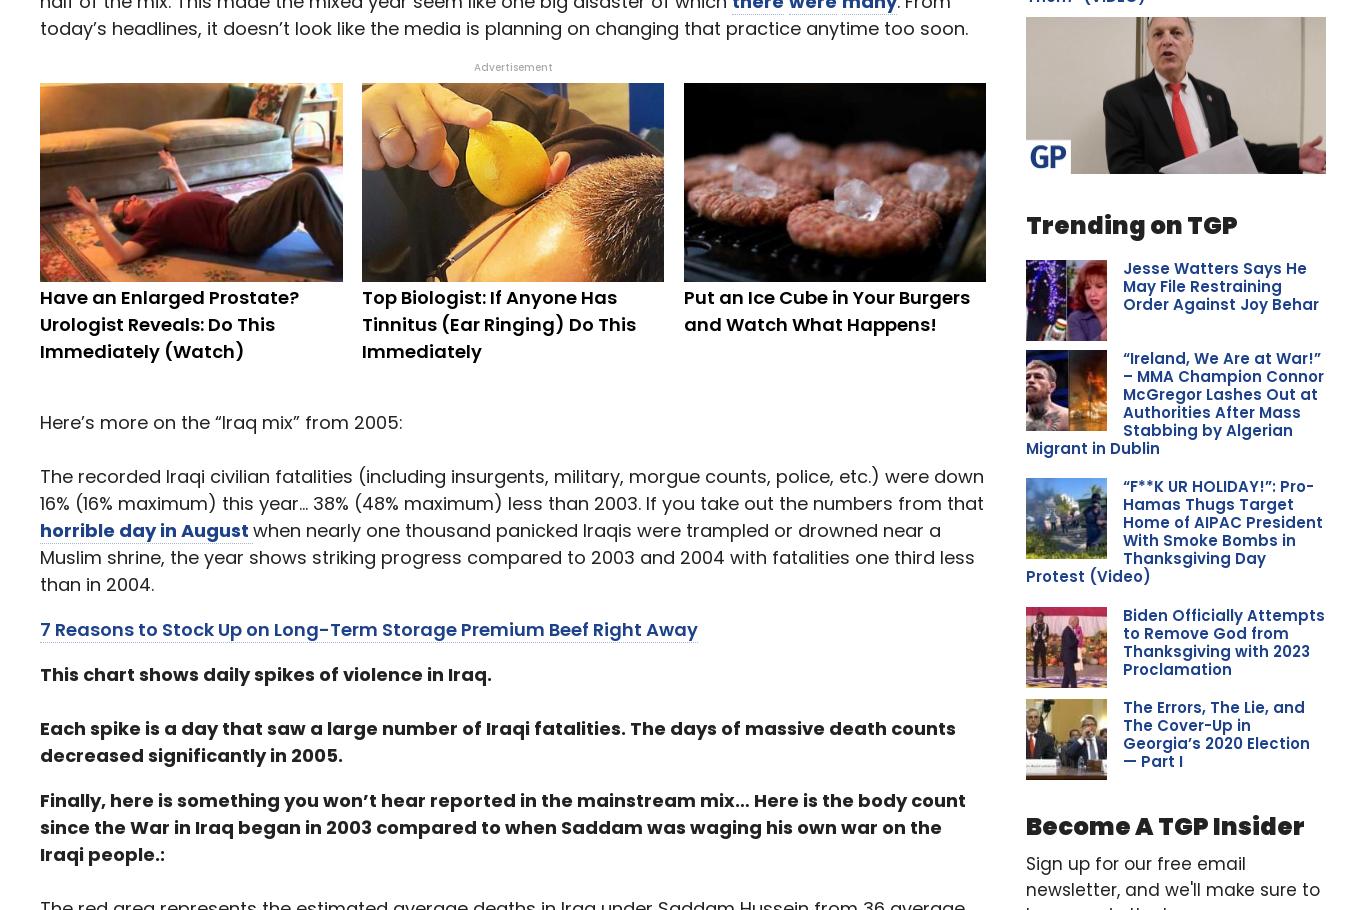  I want to click on '© 2023 The Gateway Pundit', so click(136, 883).